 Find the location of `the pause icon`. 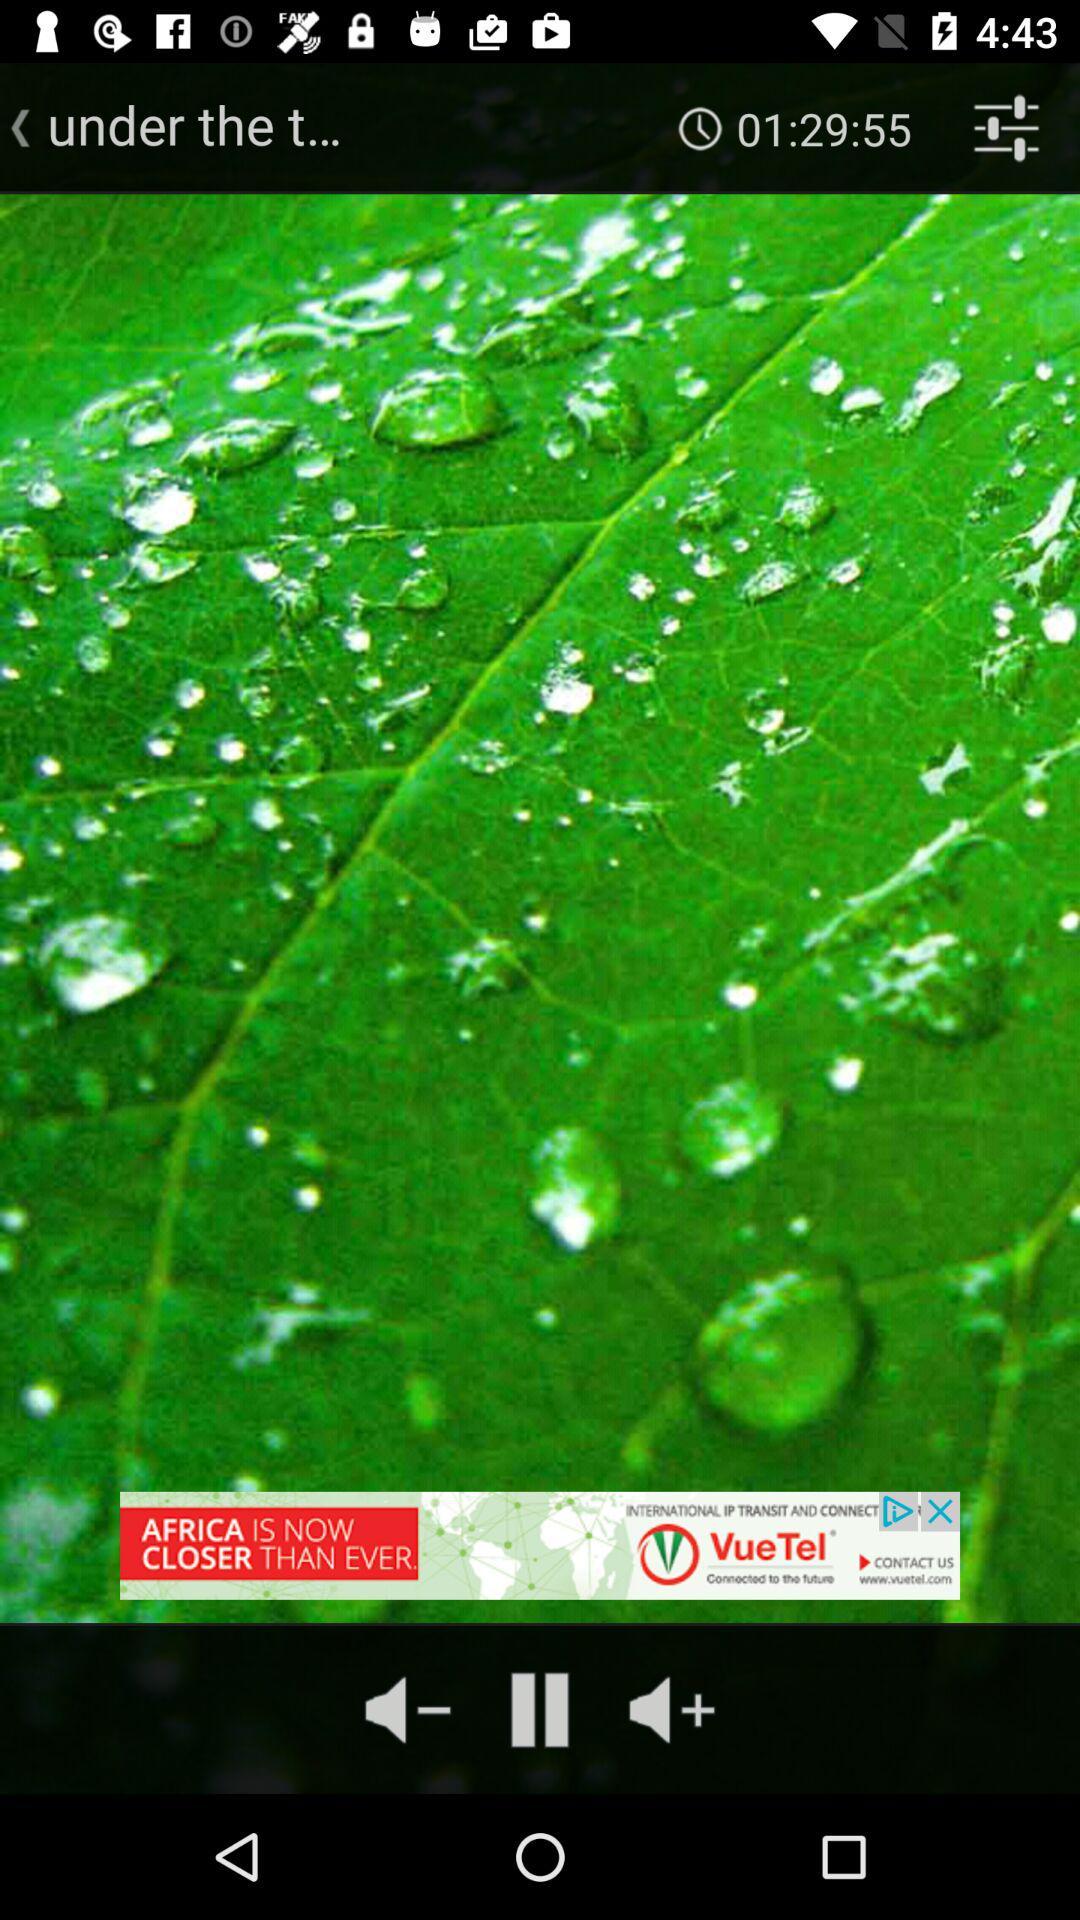

the pause icon is located at coordinates (540, 1708).